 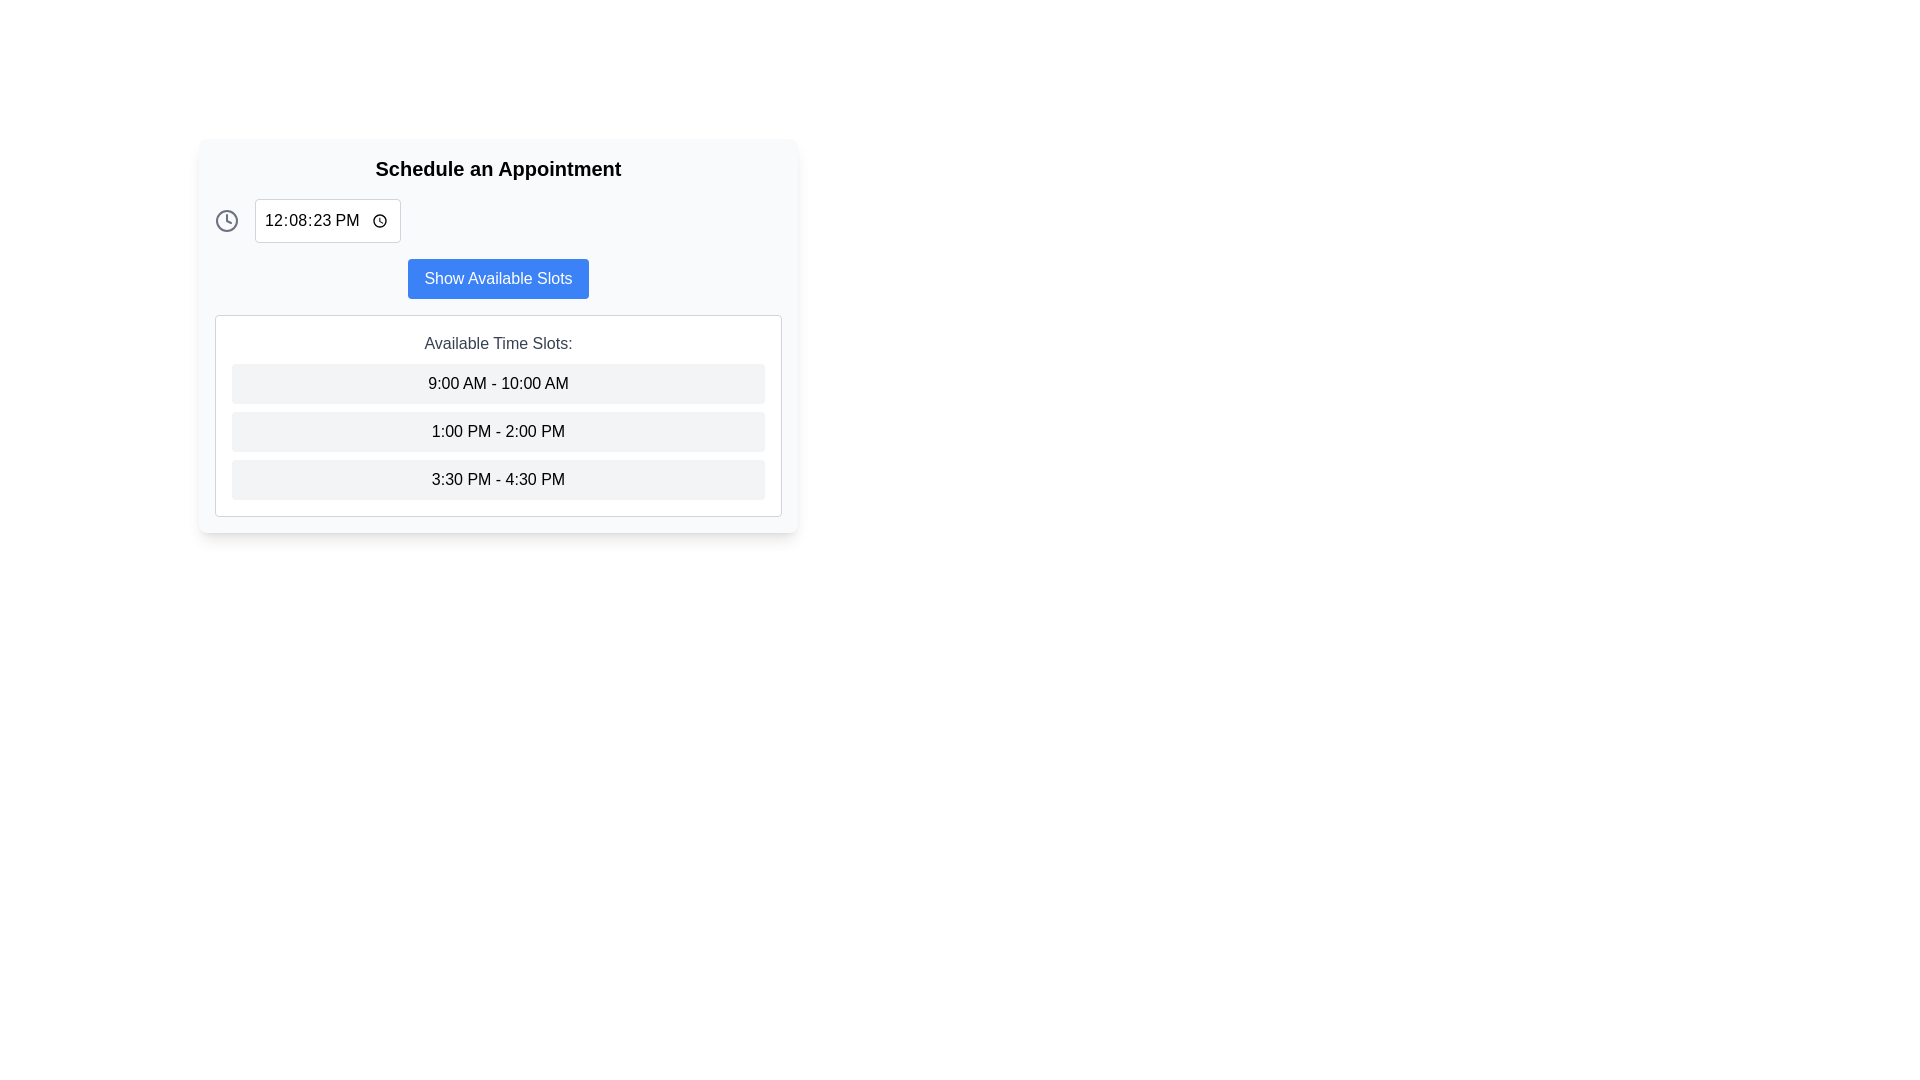 I want to click on the static display element showing the time slot '1:00 PM - 2:00 PM', which is the second item in the list of available time slots, so click(x=498, y=431).